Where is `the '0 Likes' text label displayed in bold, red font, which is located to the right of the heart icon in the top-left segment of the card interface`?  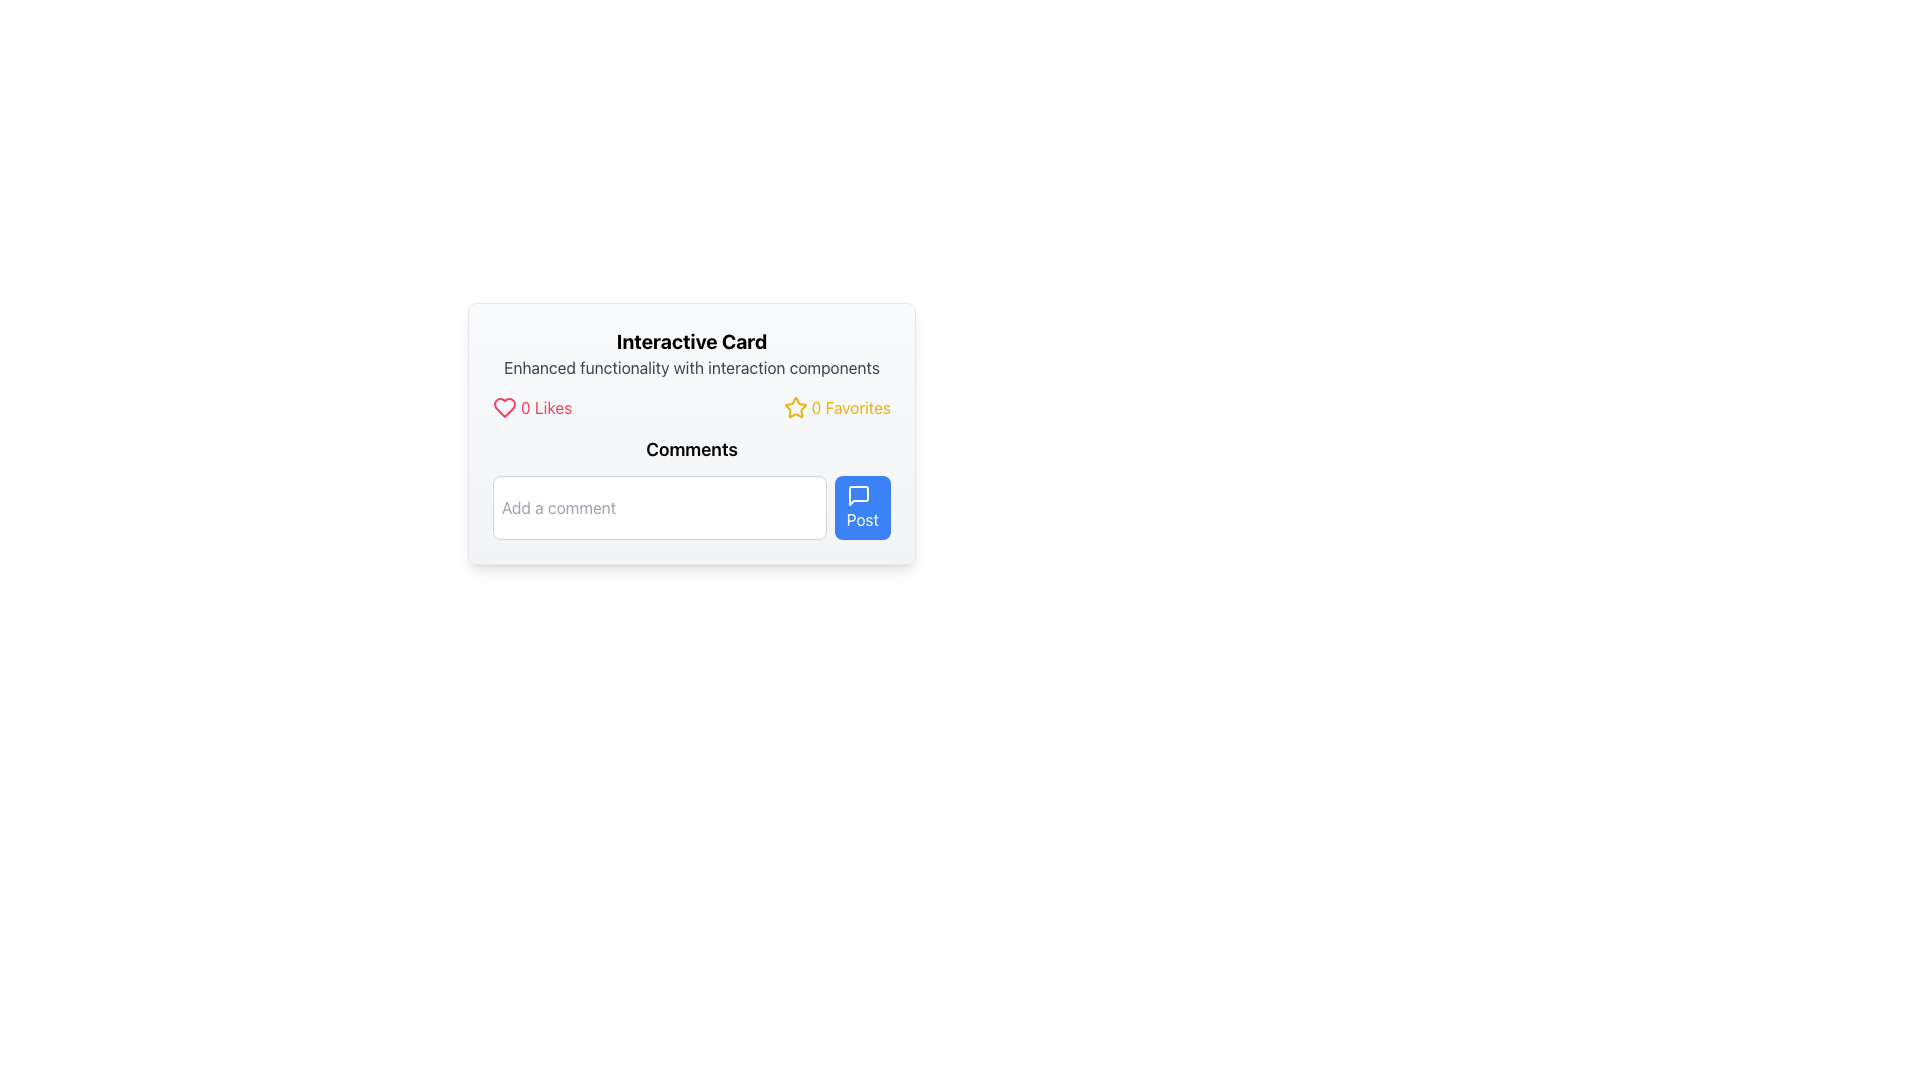 the '0 Likes' text label displayed in bold, red font, which is located to the right of the heart icon in the top-left segment of the card interface is located at coordinates (546, 407).